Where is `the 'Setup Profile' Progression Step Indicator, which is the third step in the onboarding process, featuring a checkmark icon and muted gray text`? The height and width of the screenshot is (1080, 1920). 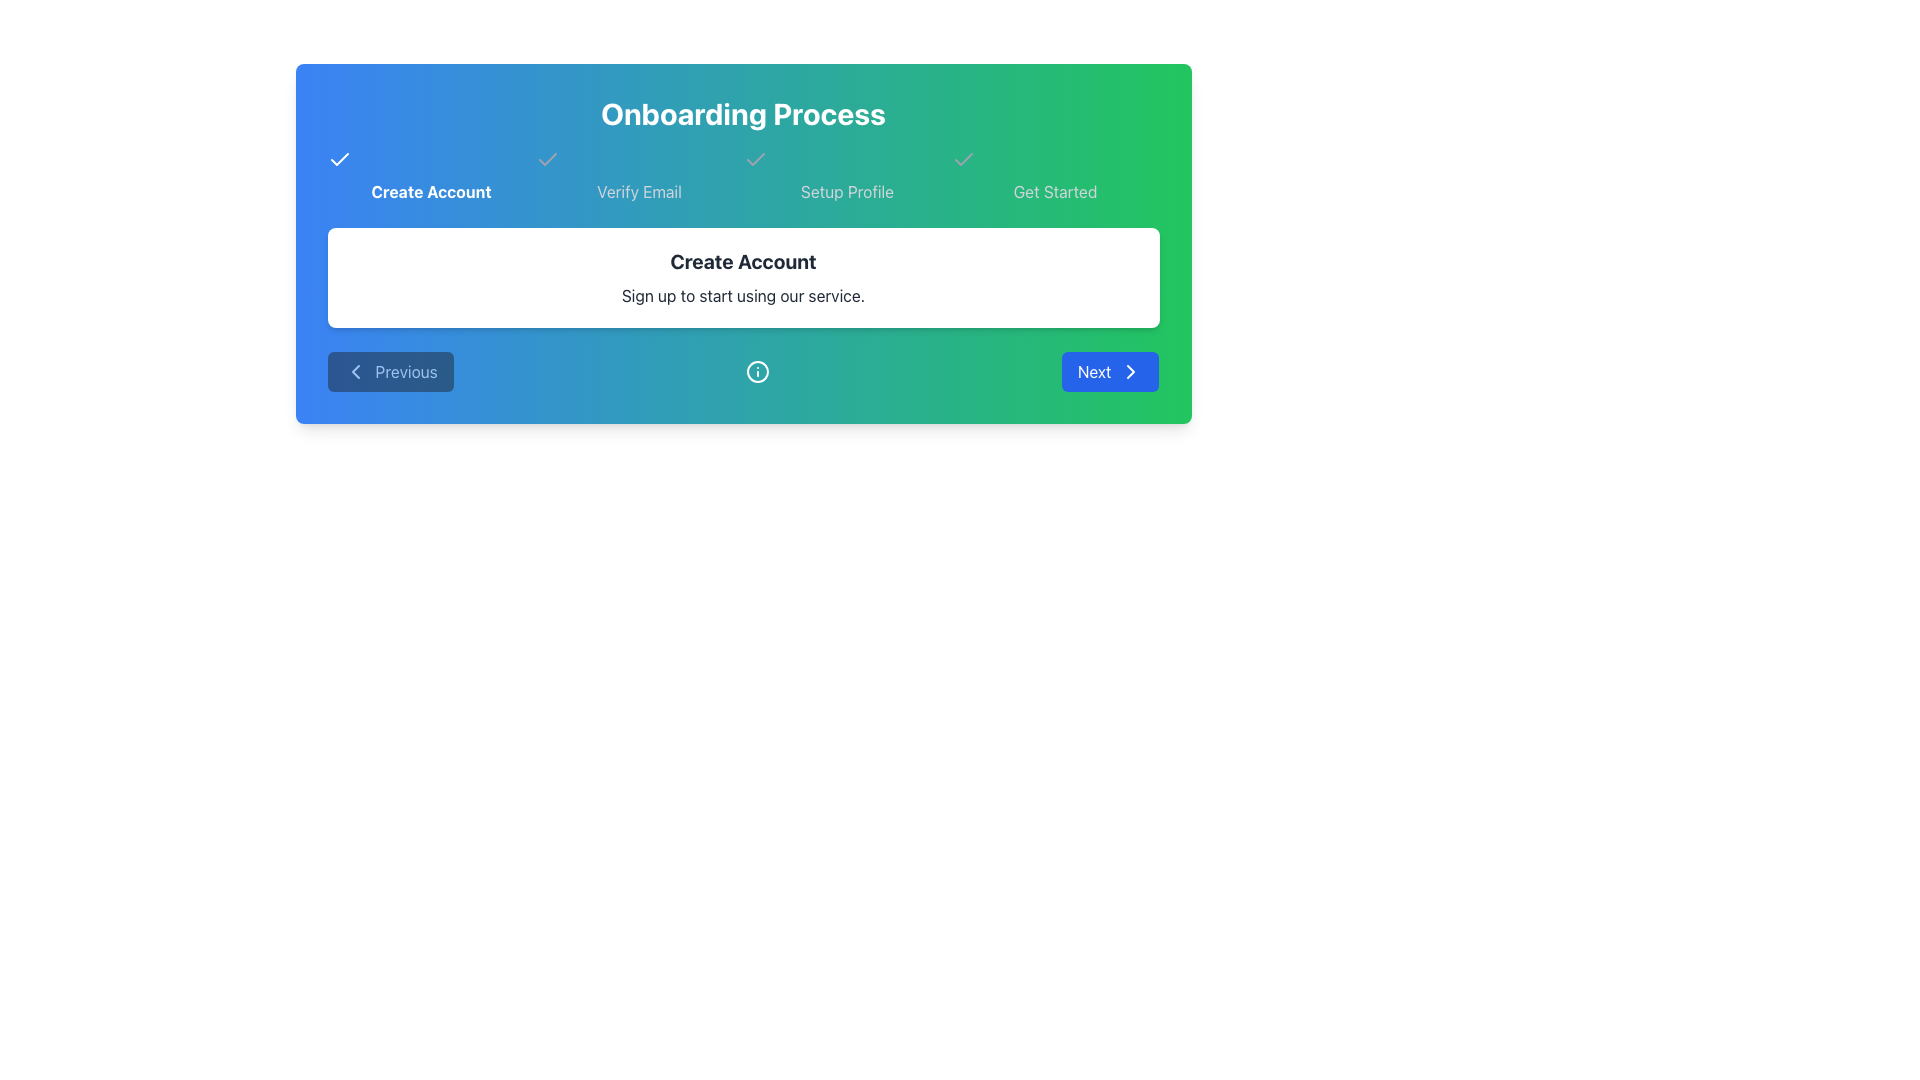 the 'Setup Profile' Progression Step Indicator, which is the third step in the onboarding process, featuring a checkmark icon and muted gray text is located at coordinates (847, 175).